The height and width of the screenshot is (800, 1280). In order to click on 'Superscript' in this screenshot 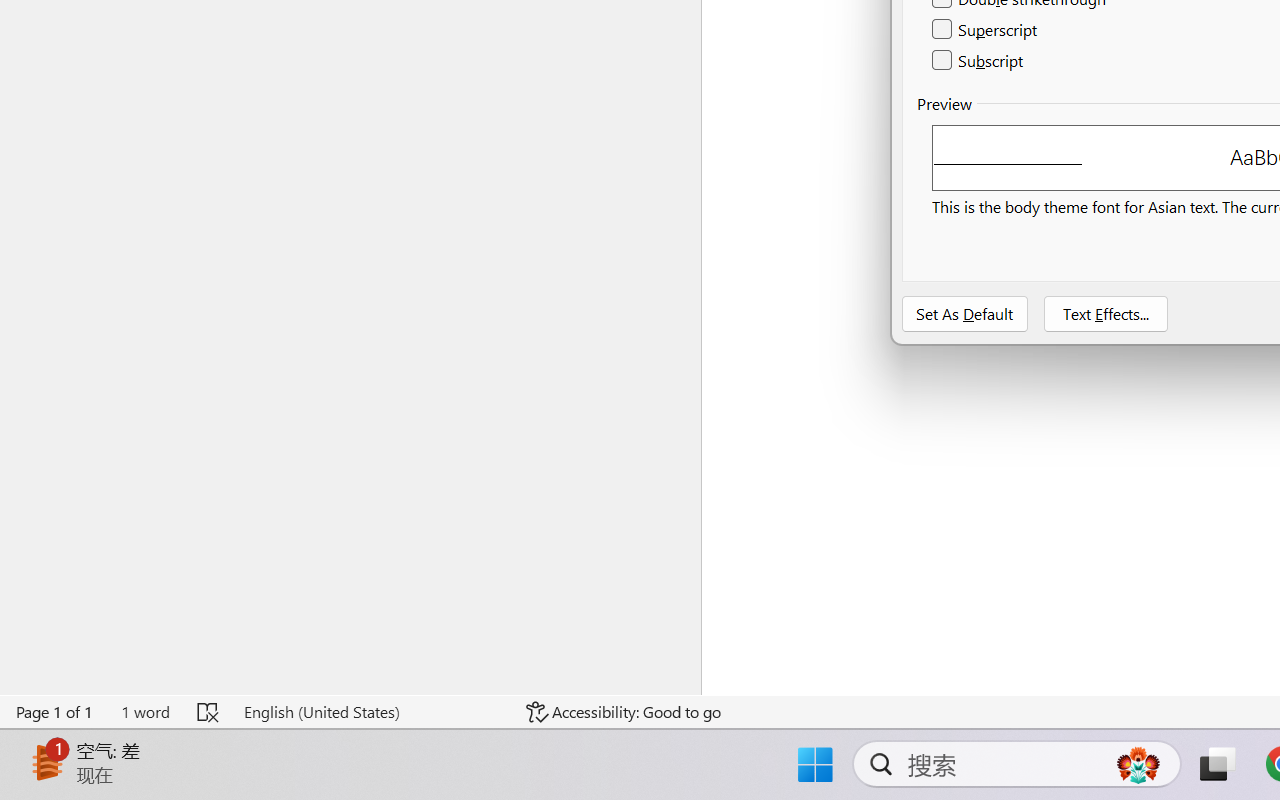, I will do `click(986, 30)`.